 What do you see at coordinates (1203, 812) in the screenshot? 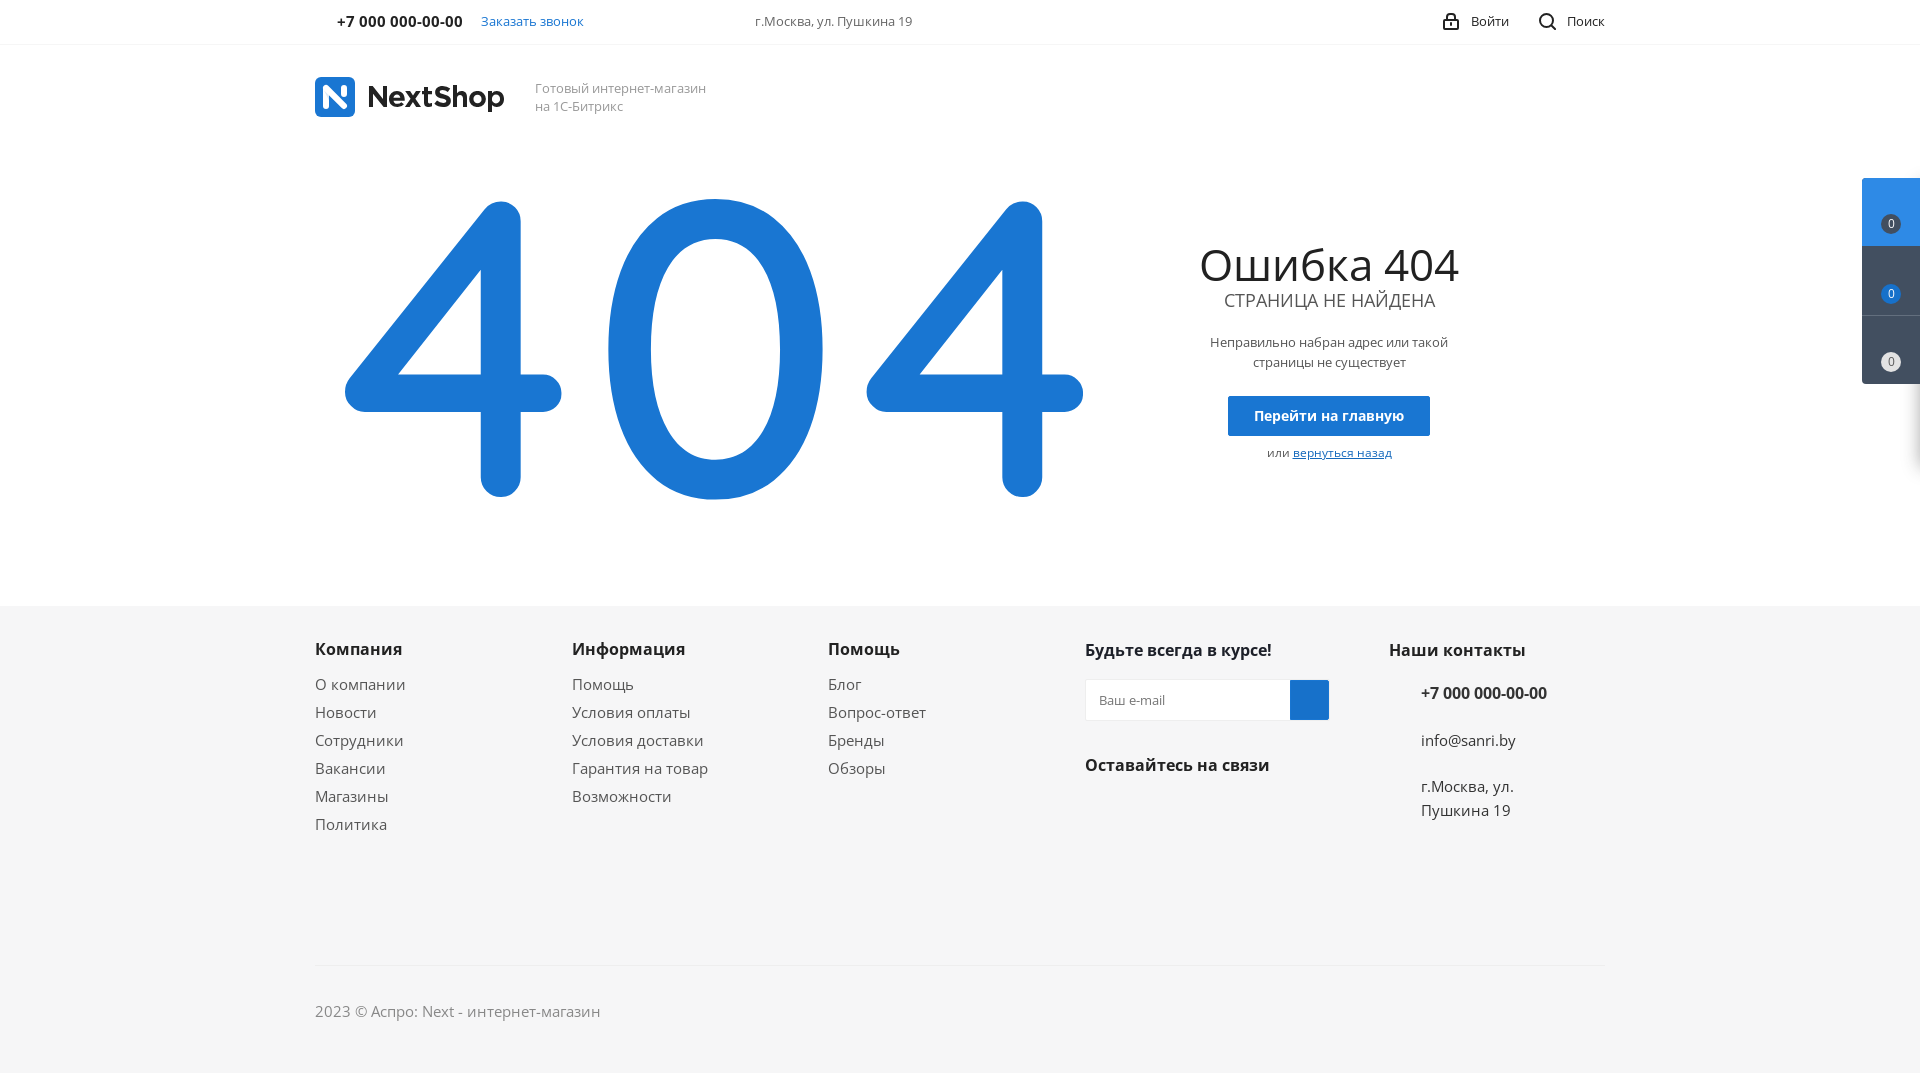
I see `'Twitter'` at bounding box center [1203, 812].